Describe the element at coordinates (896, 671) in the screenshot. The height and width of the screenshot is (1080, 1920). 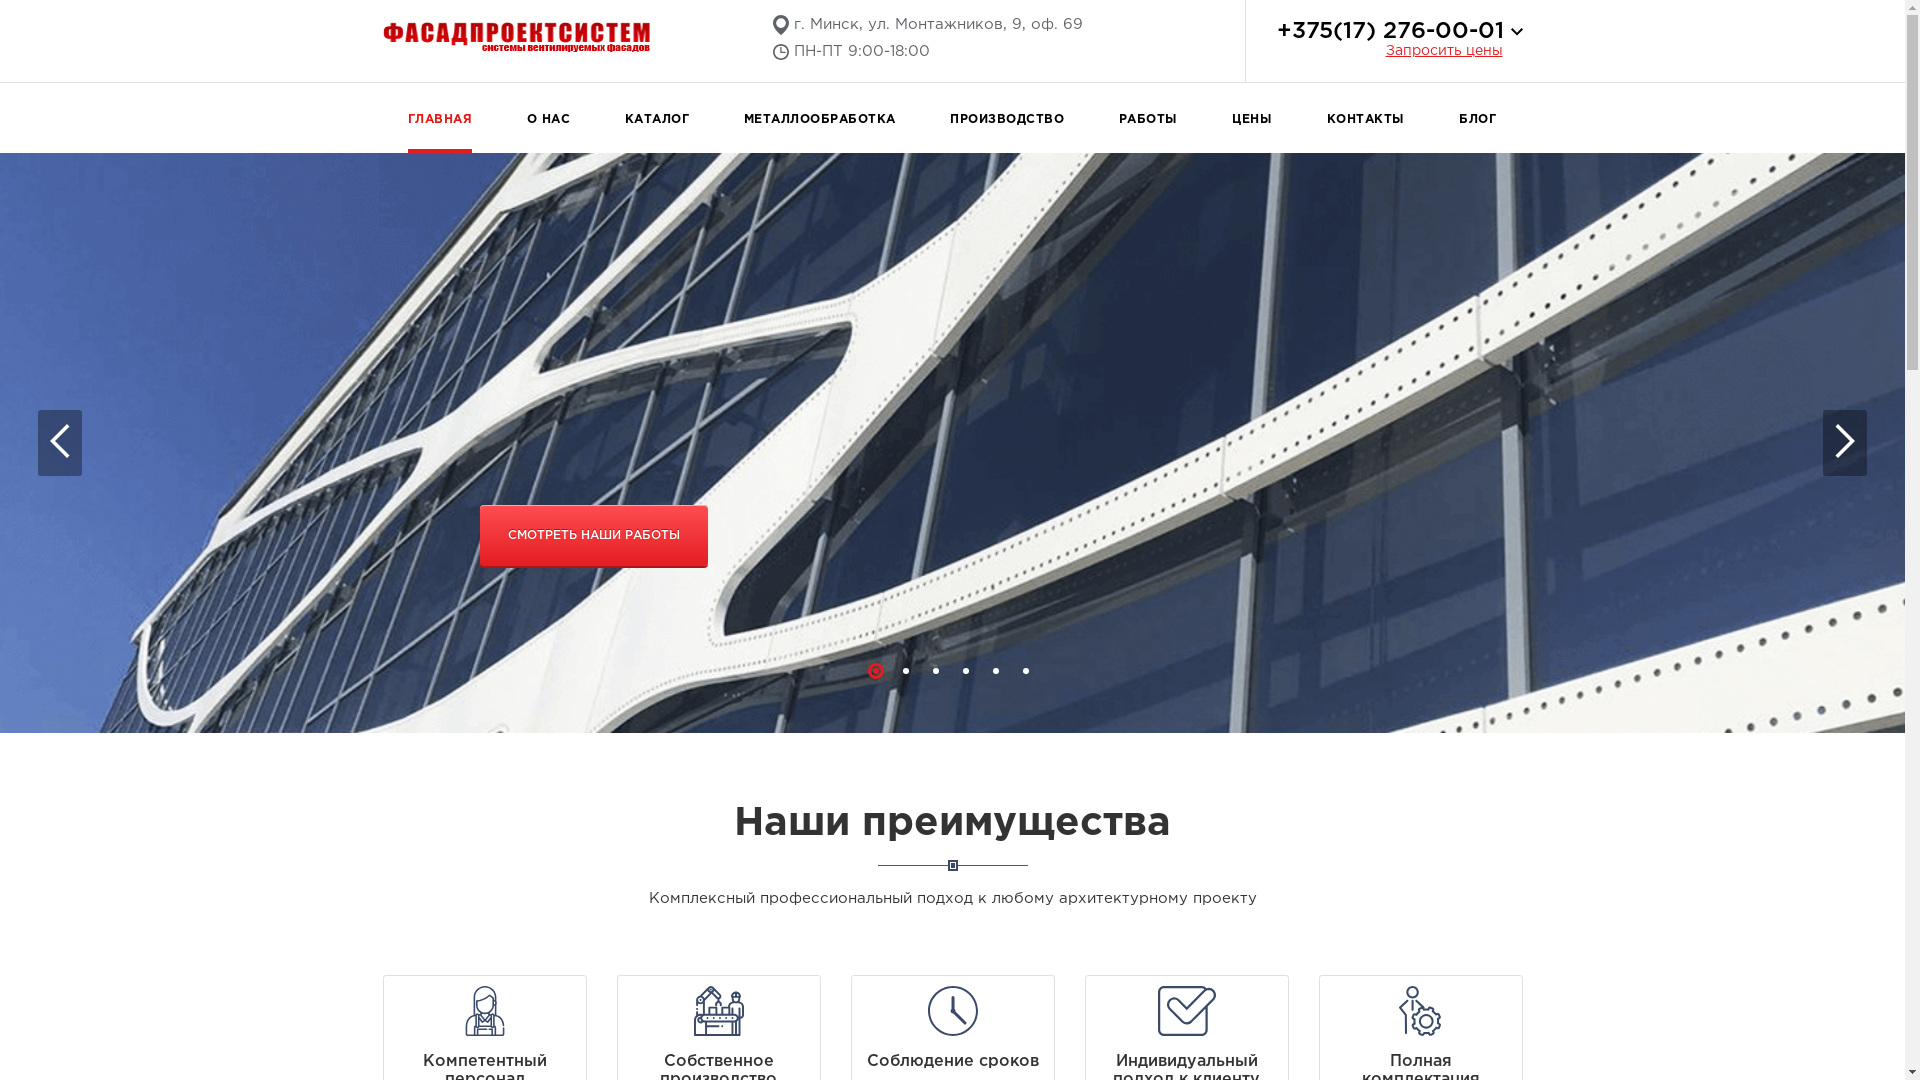
I see `'2'` at that location.